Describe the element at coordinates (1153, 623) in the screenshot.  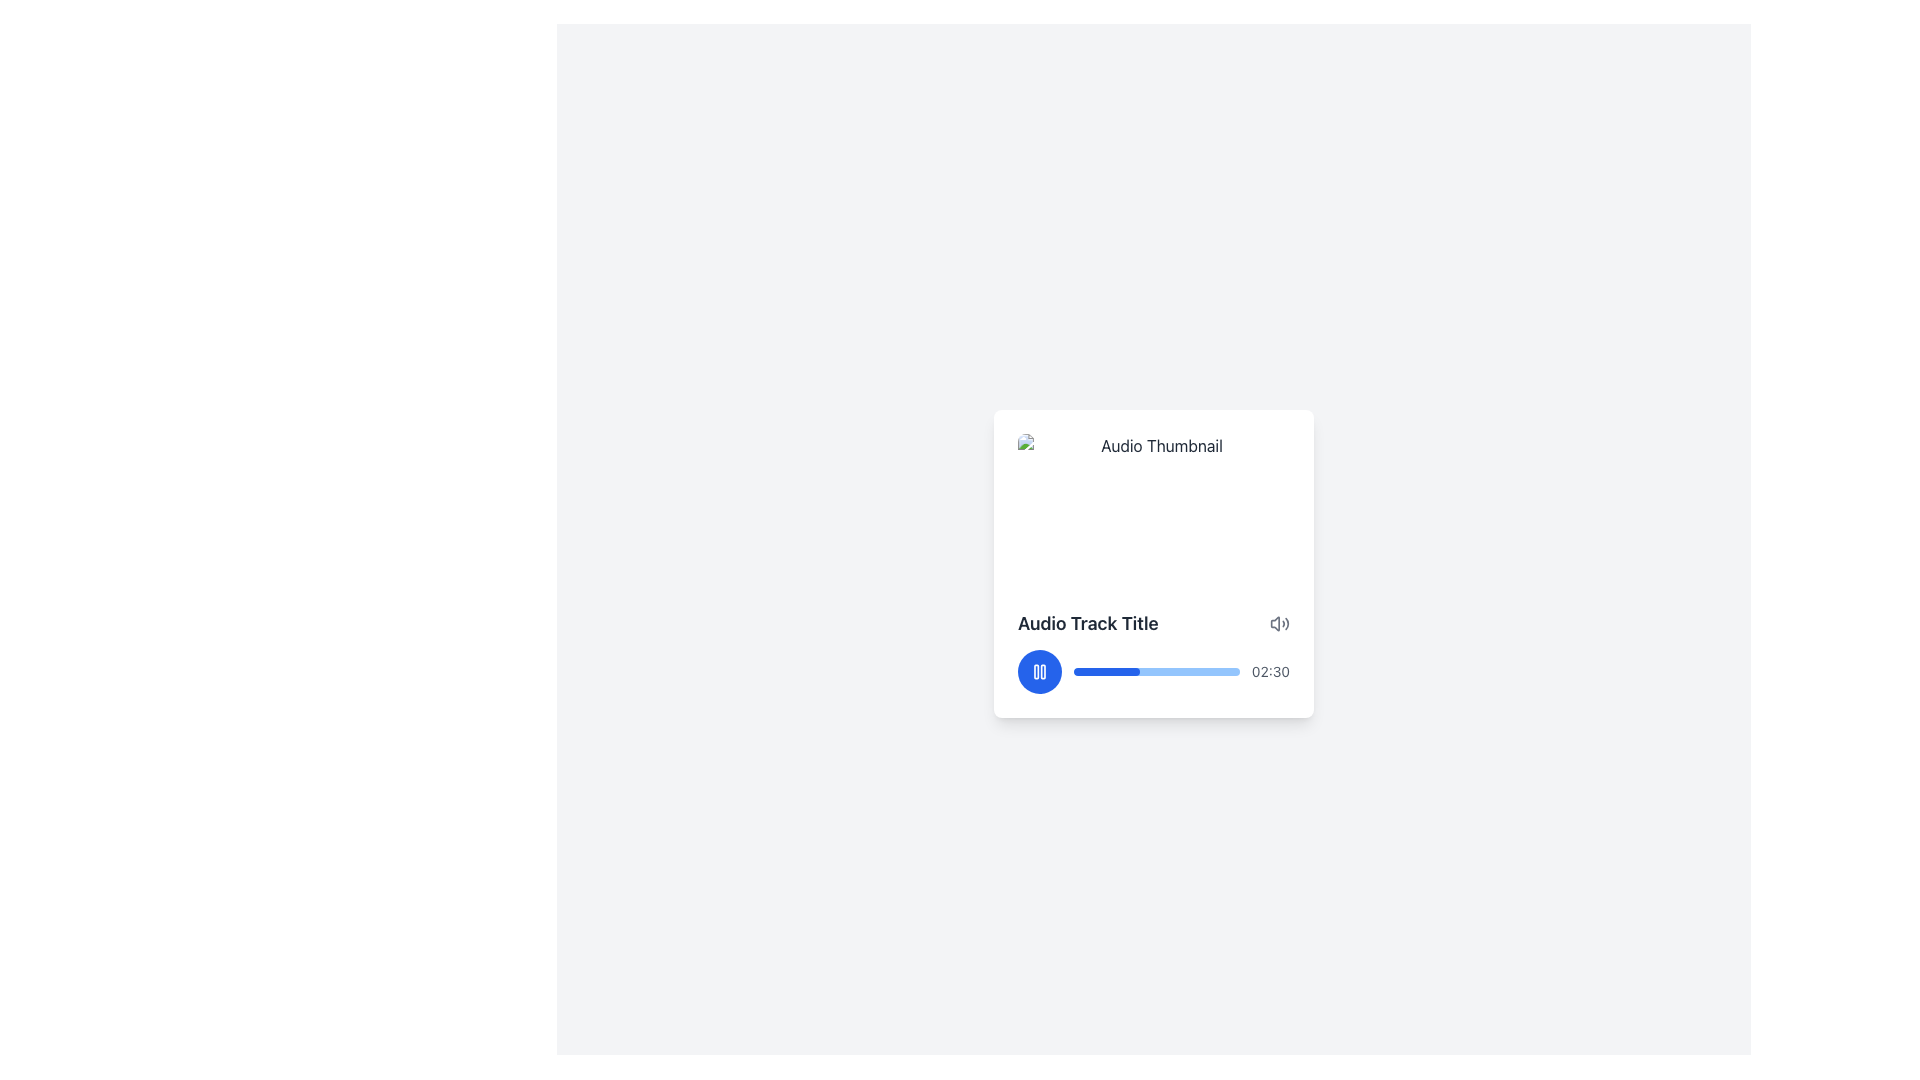
I see `the Text Display element that shows the title of the audio track, located in the center-right of the interface above the audio controls` at that location.